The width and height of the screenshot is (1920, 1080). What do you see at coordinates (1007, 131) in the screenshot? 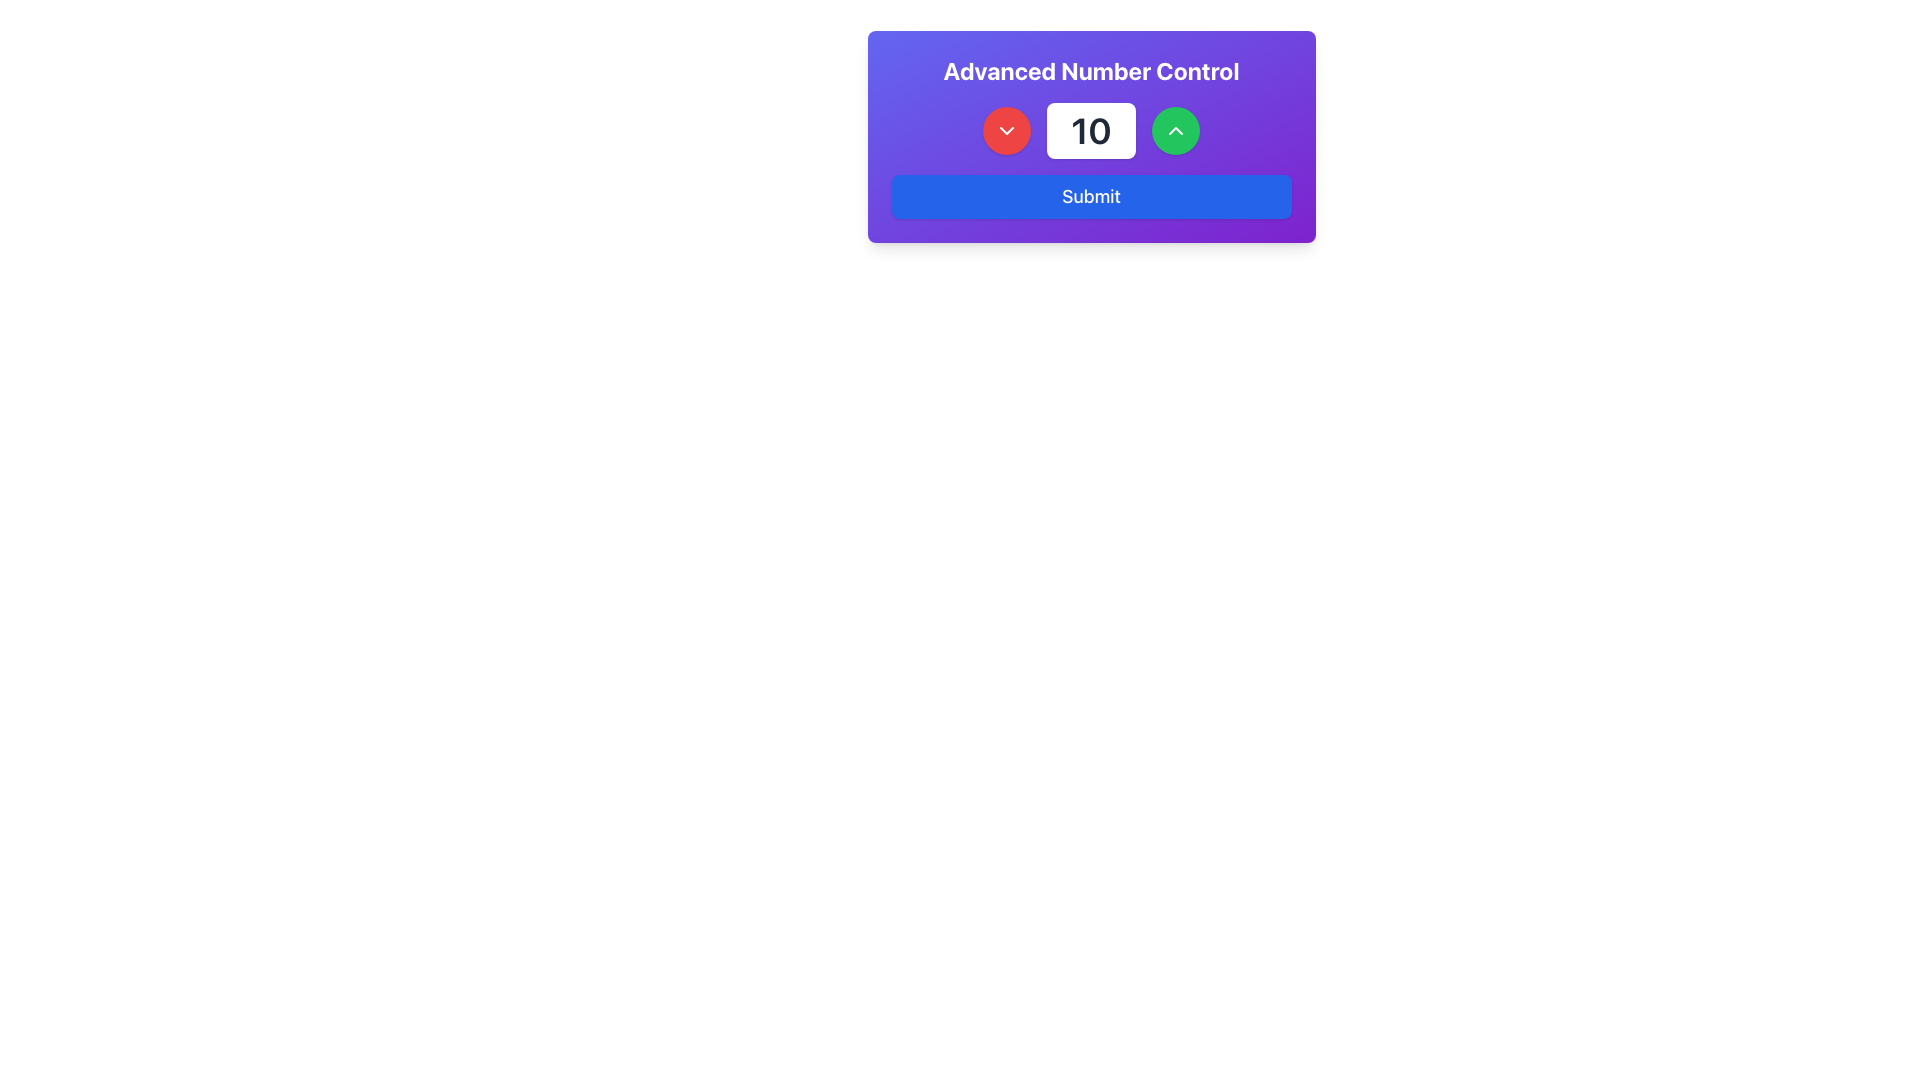
I see `the button that decreases the displayed number, located to the left of the number display box and aligned with the green button on the right of the label 'Advanced Number Control'` at bounding box center [1007, 131].